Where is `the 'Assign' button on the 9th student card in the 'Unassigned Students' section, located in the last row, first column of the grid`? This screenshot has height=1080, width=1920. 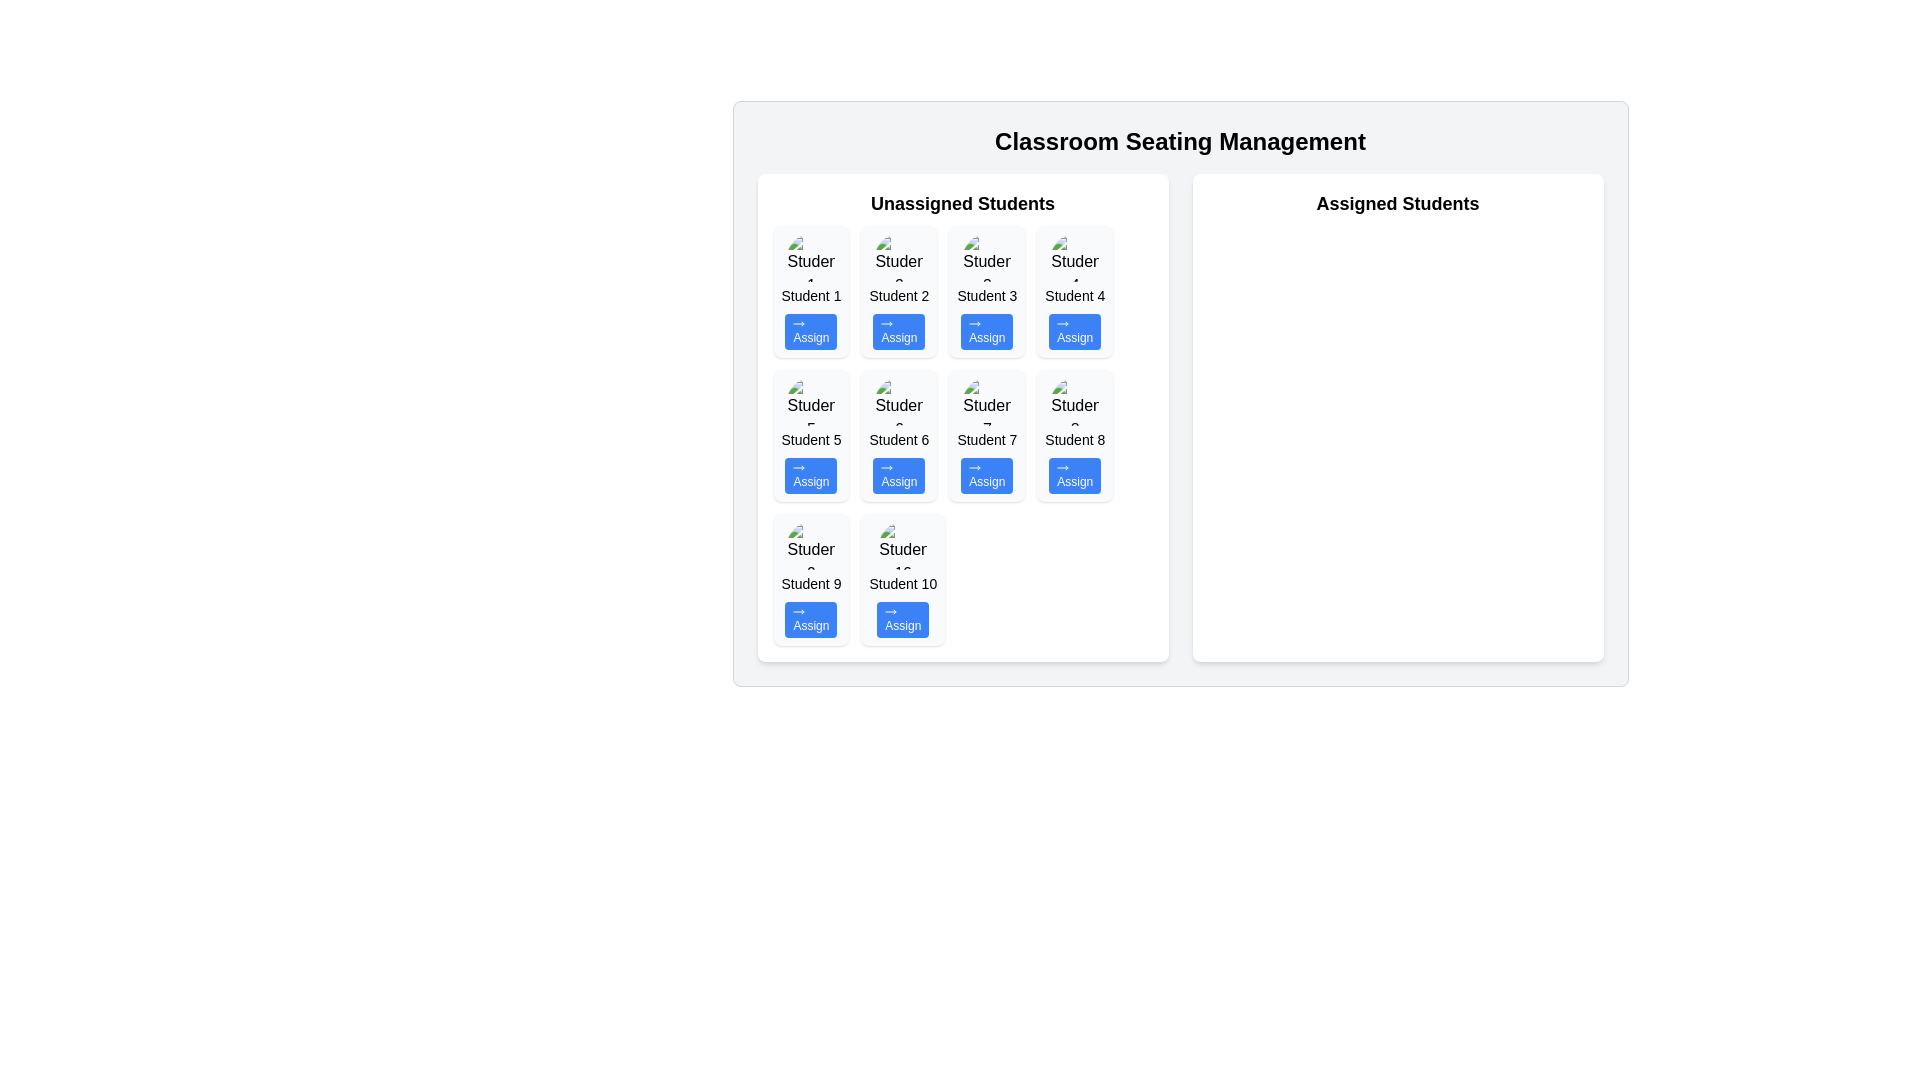
the 'Assign' button on the 9th student card in the 'Unassigned Students' section, located in the last row, first column of the grid is located at coordinates (811, 579).